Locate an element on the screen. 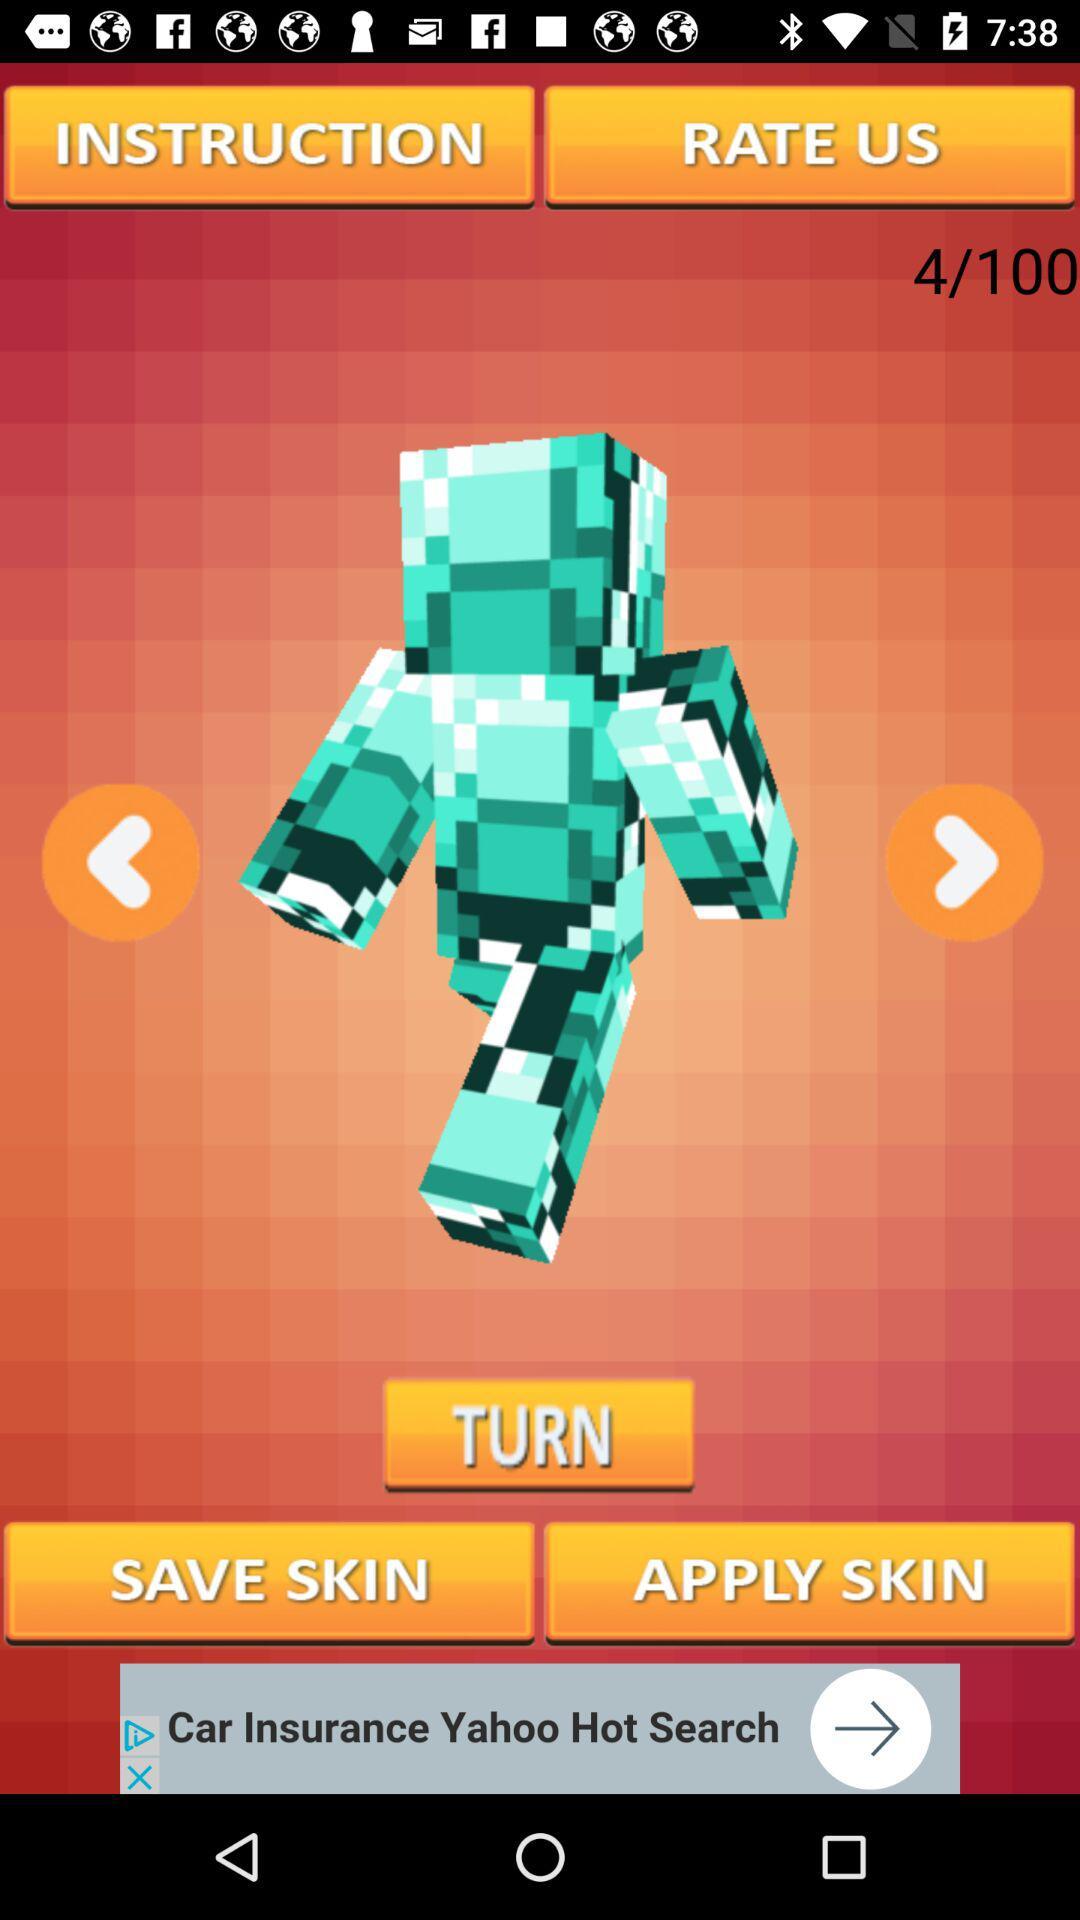 This screenshot has height=1920, width=1080. skin is located at coordinates (270, 1580).